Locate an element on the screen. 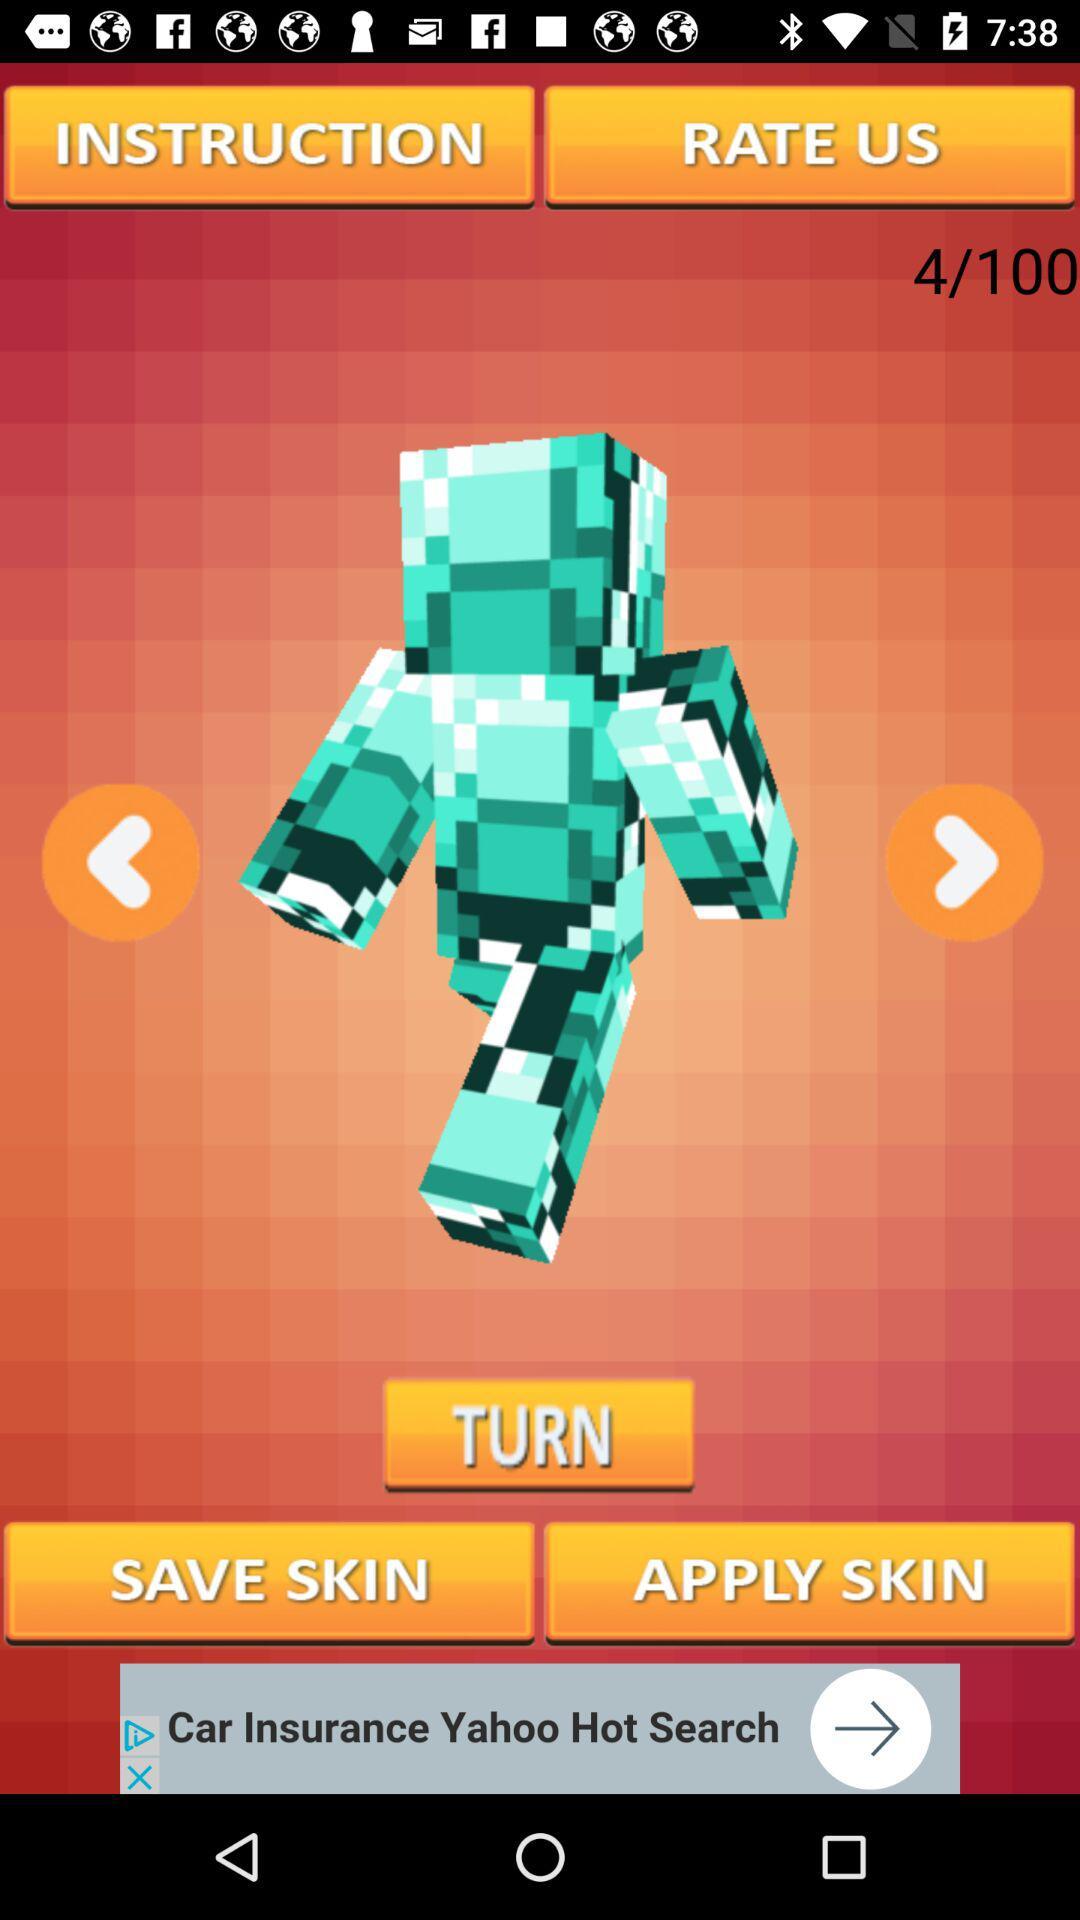 This screenshot has height=1920, width=1080. skin is located at coordinates (270, 1580).